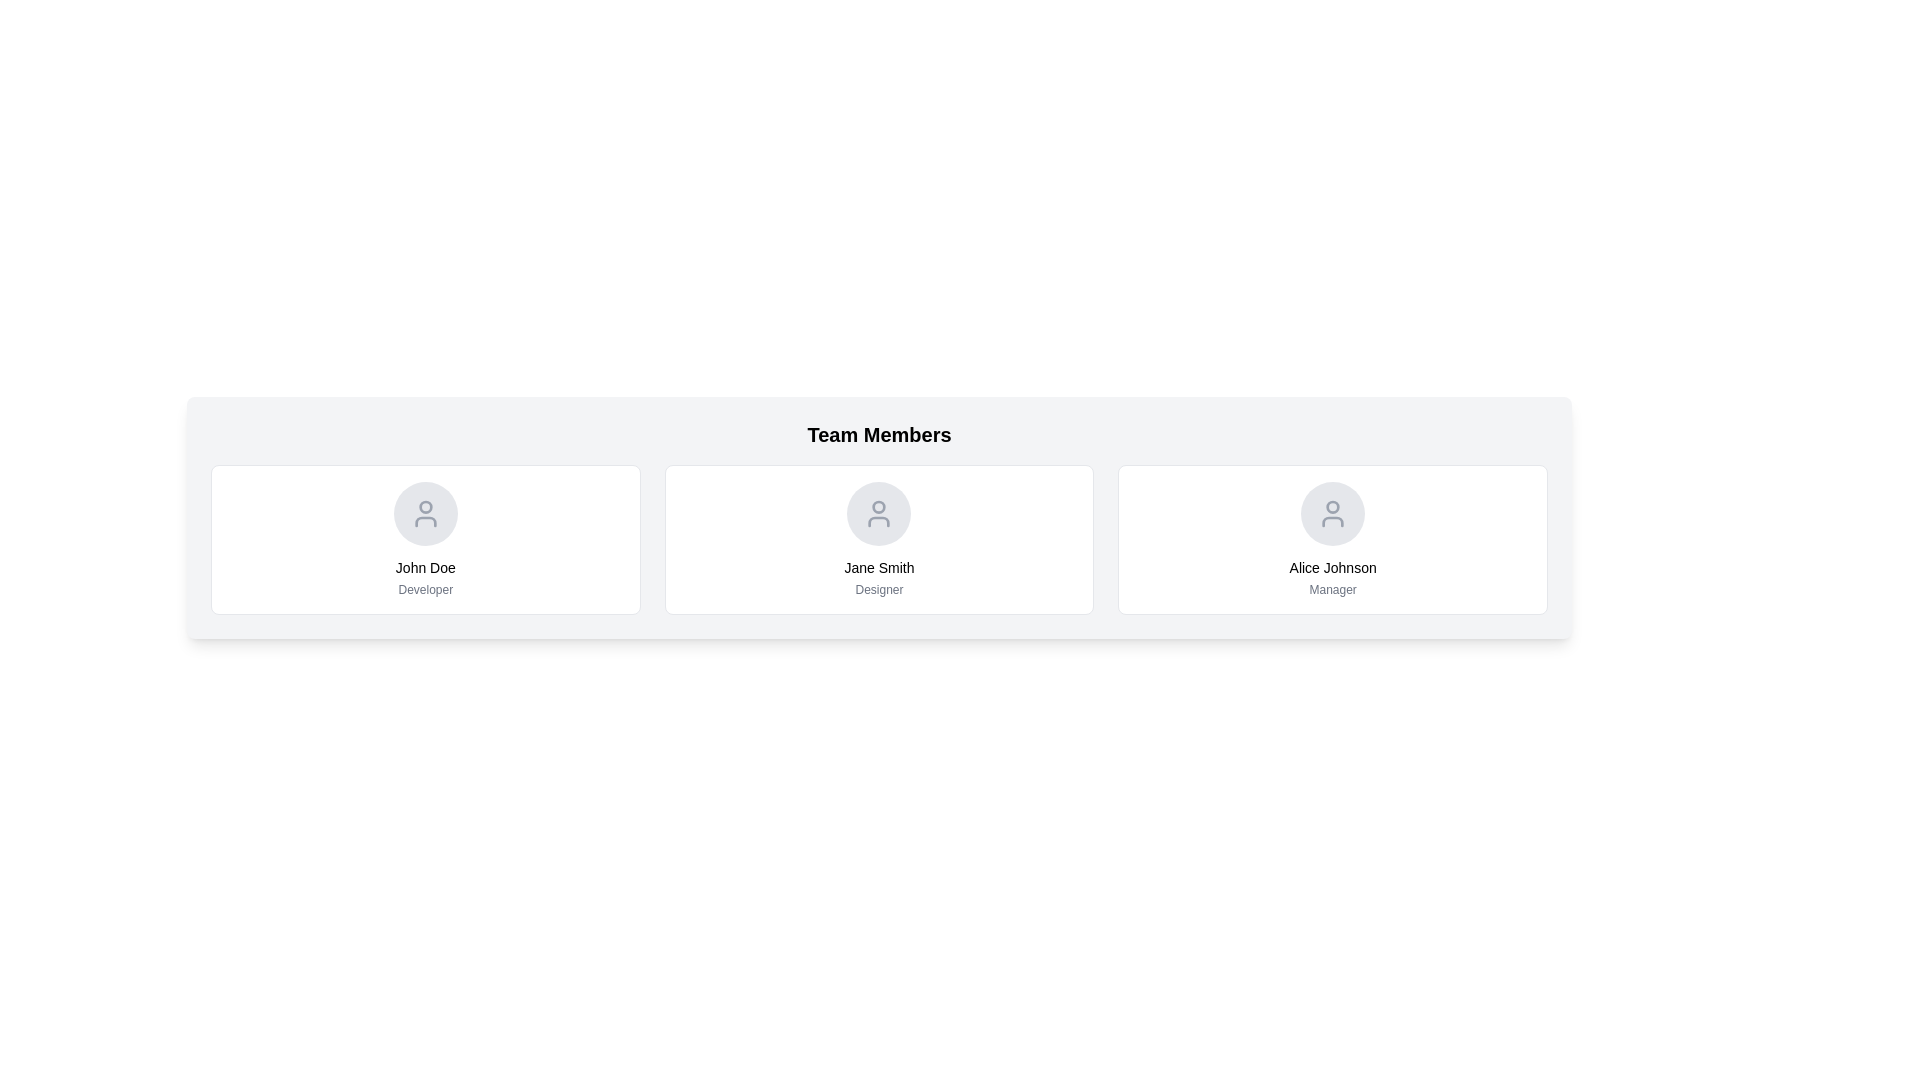 The width and height of the screenshot is (1920, 1080). What do you see at coordinates (879, 567) in the screenshot?
I see `name 'Jane Smith' displayed in bold text, positioned in the middle of the second card among three cards in the central column under 'Team Members'` at bounding box center [879, 567].